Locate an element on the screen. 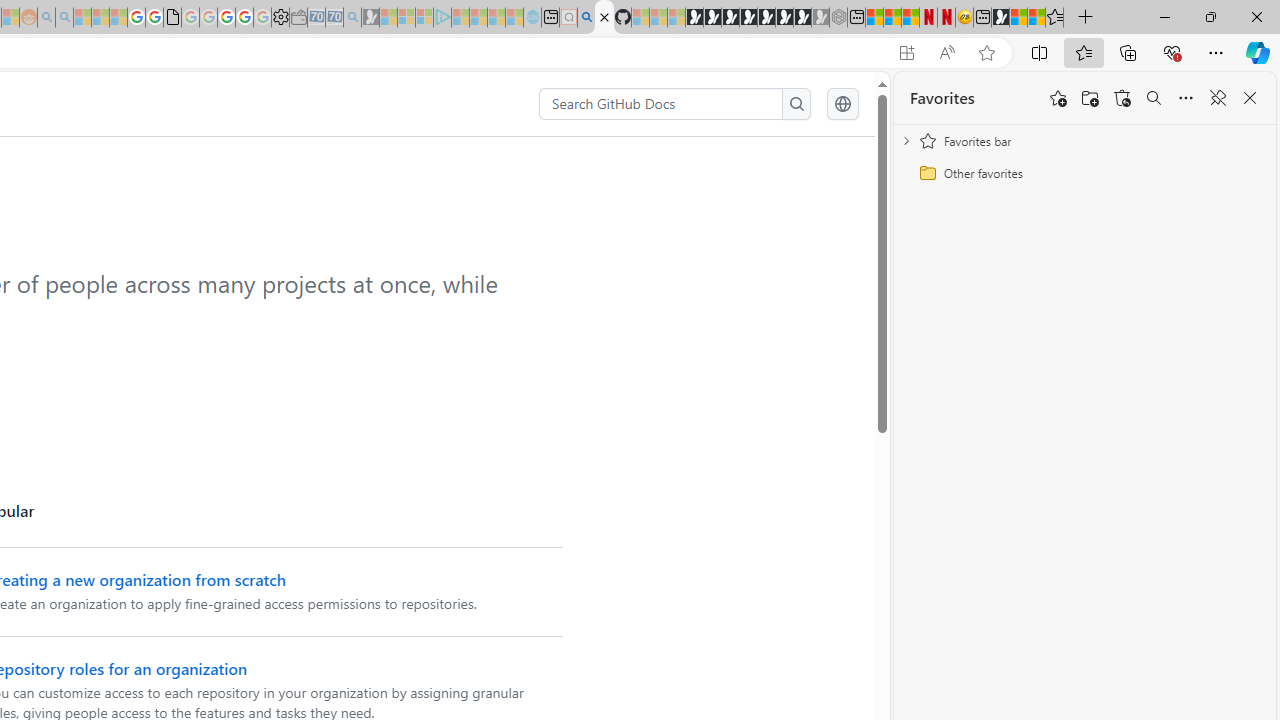 The height and width of the screenshot is (720, 1280). 'github - Search' is located at coordinates (585, 17).